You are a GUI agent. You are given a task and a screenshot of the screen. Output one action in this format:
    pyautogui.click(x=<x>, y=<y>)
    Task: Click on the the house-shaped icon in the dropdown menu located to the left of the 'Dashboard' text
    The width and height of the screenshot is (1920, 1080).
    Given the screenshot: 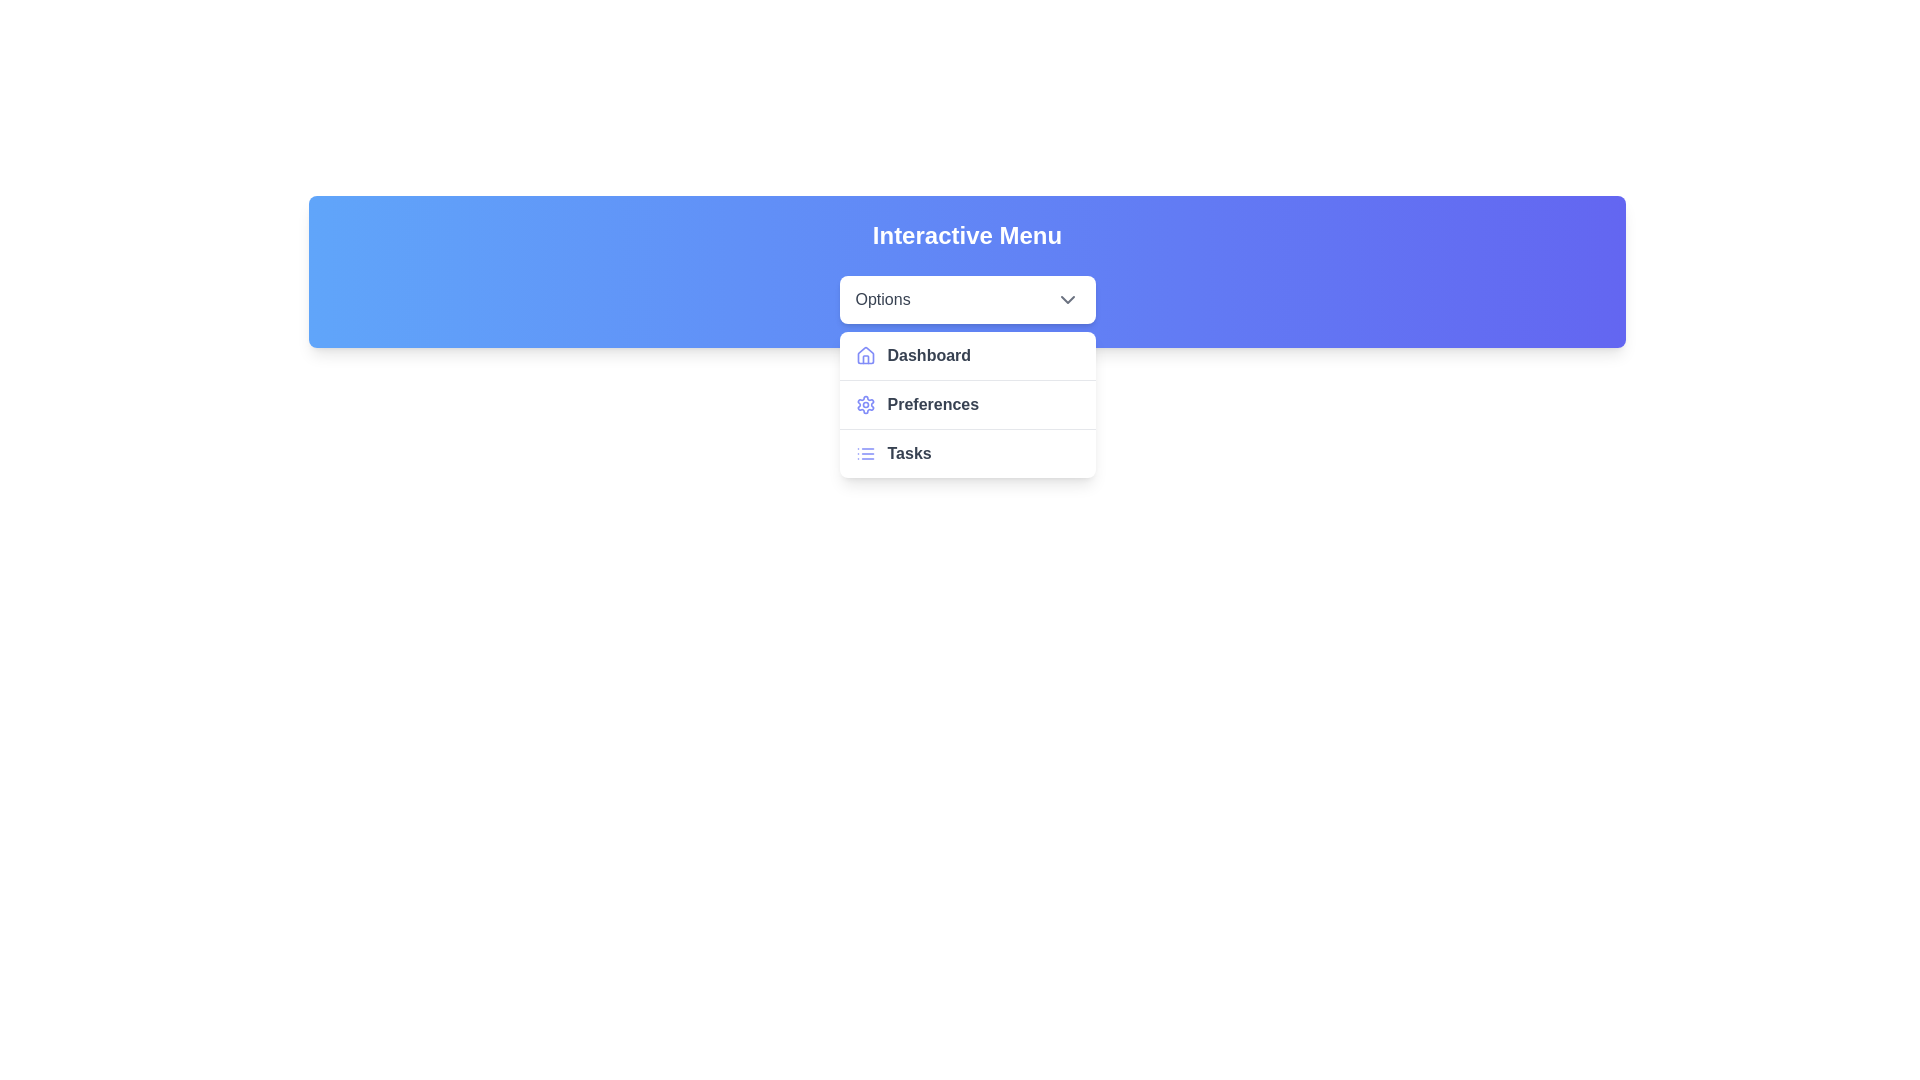 What is the action you would take?
    pyautogui.click(x=865, y=354)
    